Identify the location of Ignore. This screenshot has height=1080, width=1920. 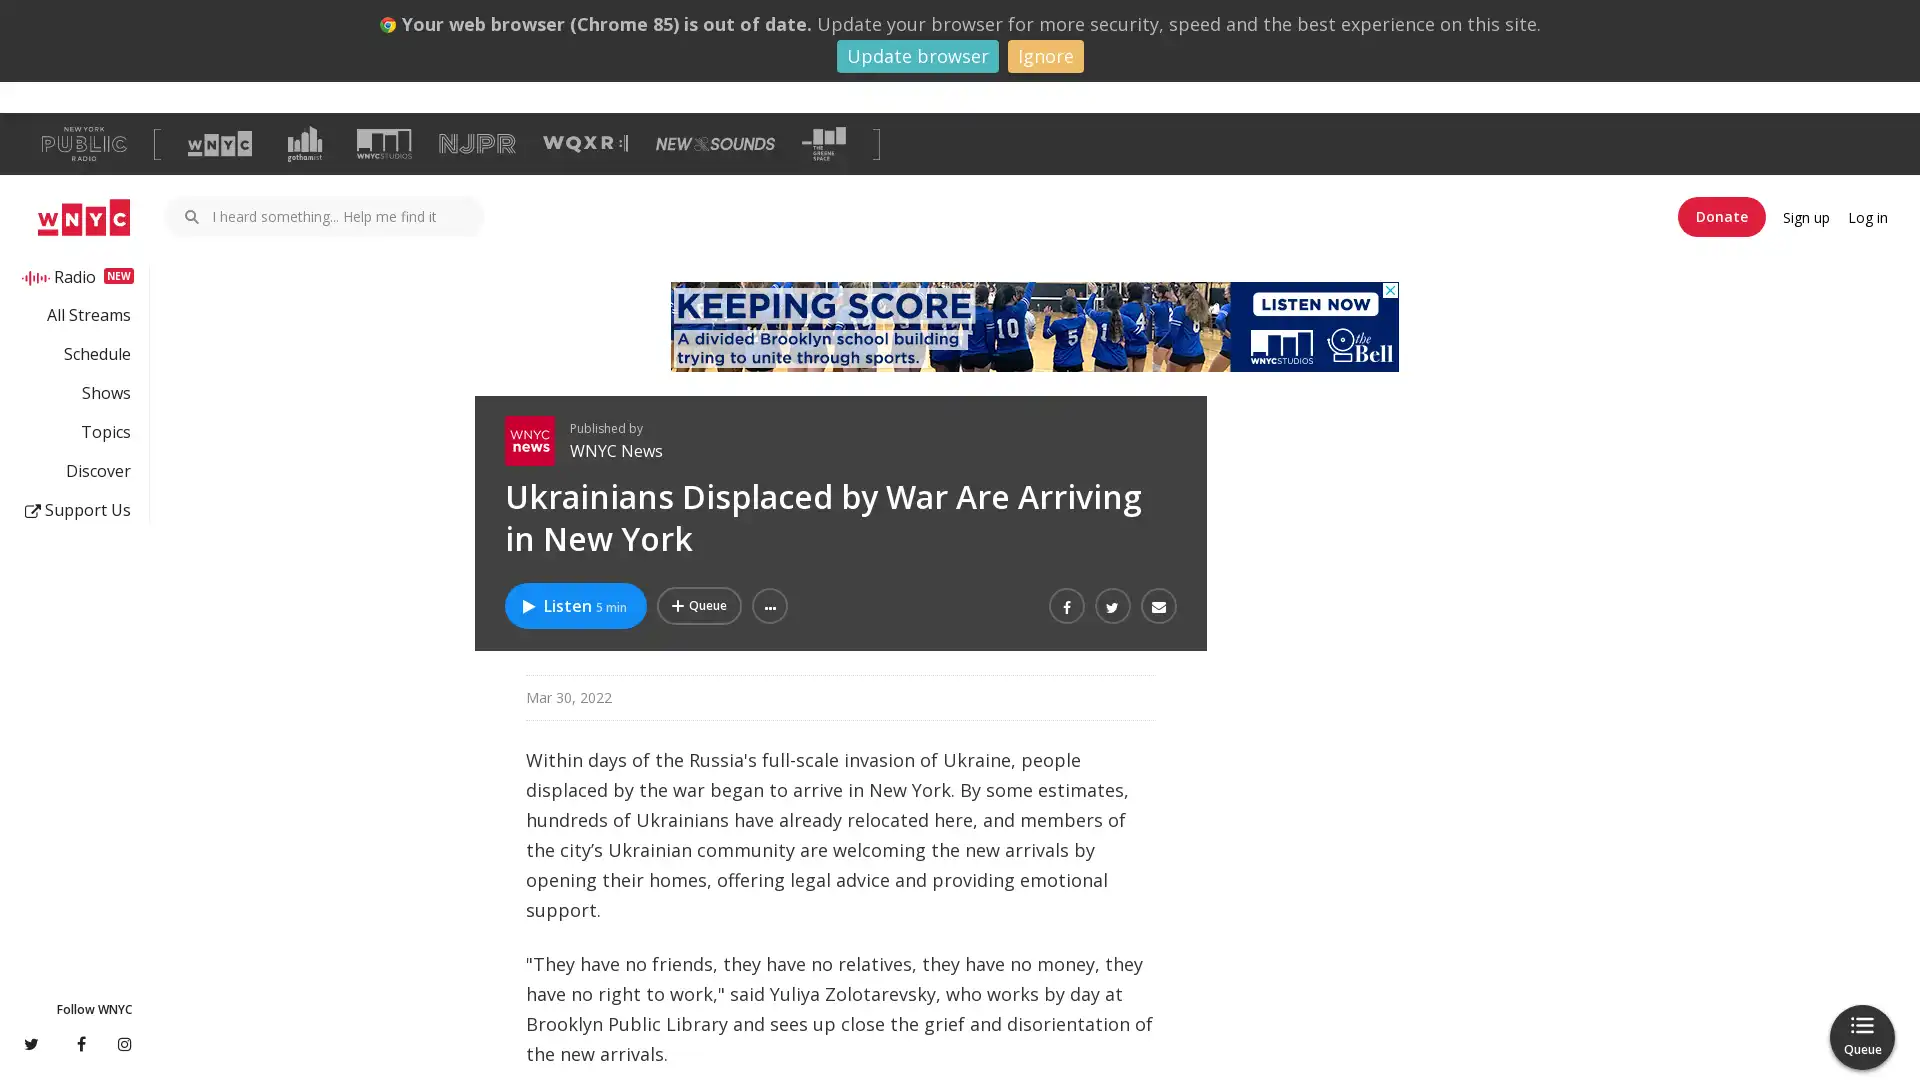
(1044, 55).